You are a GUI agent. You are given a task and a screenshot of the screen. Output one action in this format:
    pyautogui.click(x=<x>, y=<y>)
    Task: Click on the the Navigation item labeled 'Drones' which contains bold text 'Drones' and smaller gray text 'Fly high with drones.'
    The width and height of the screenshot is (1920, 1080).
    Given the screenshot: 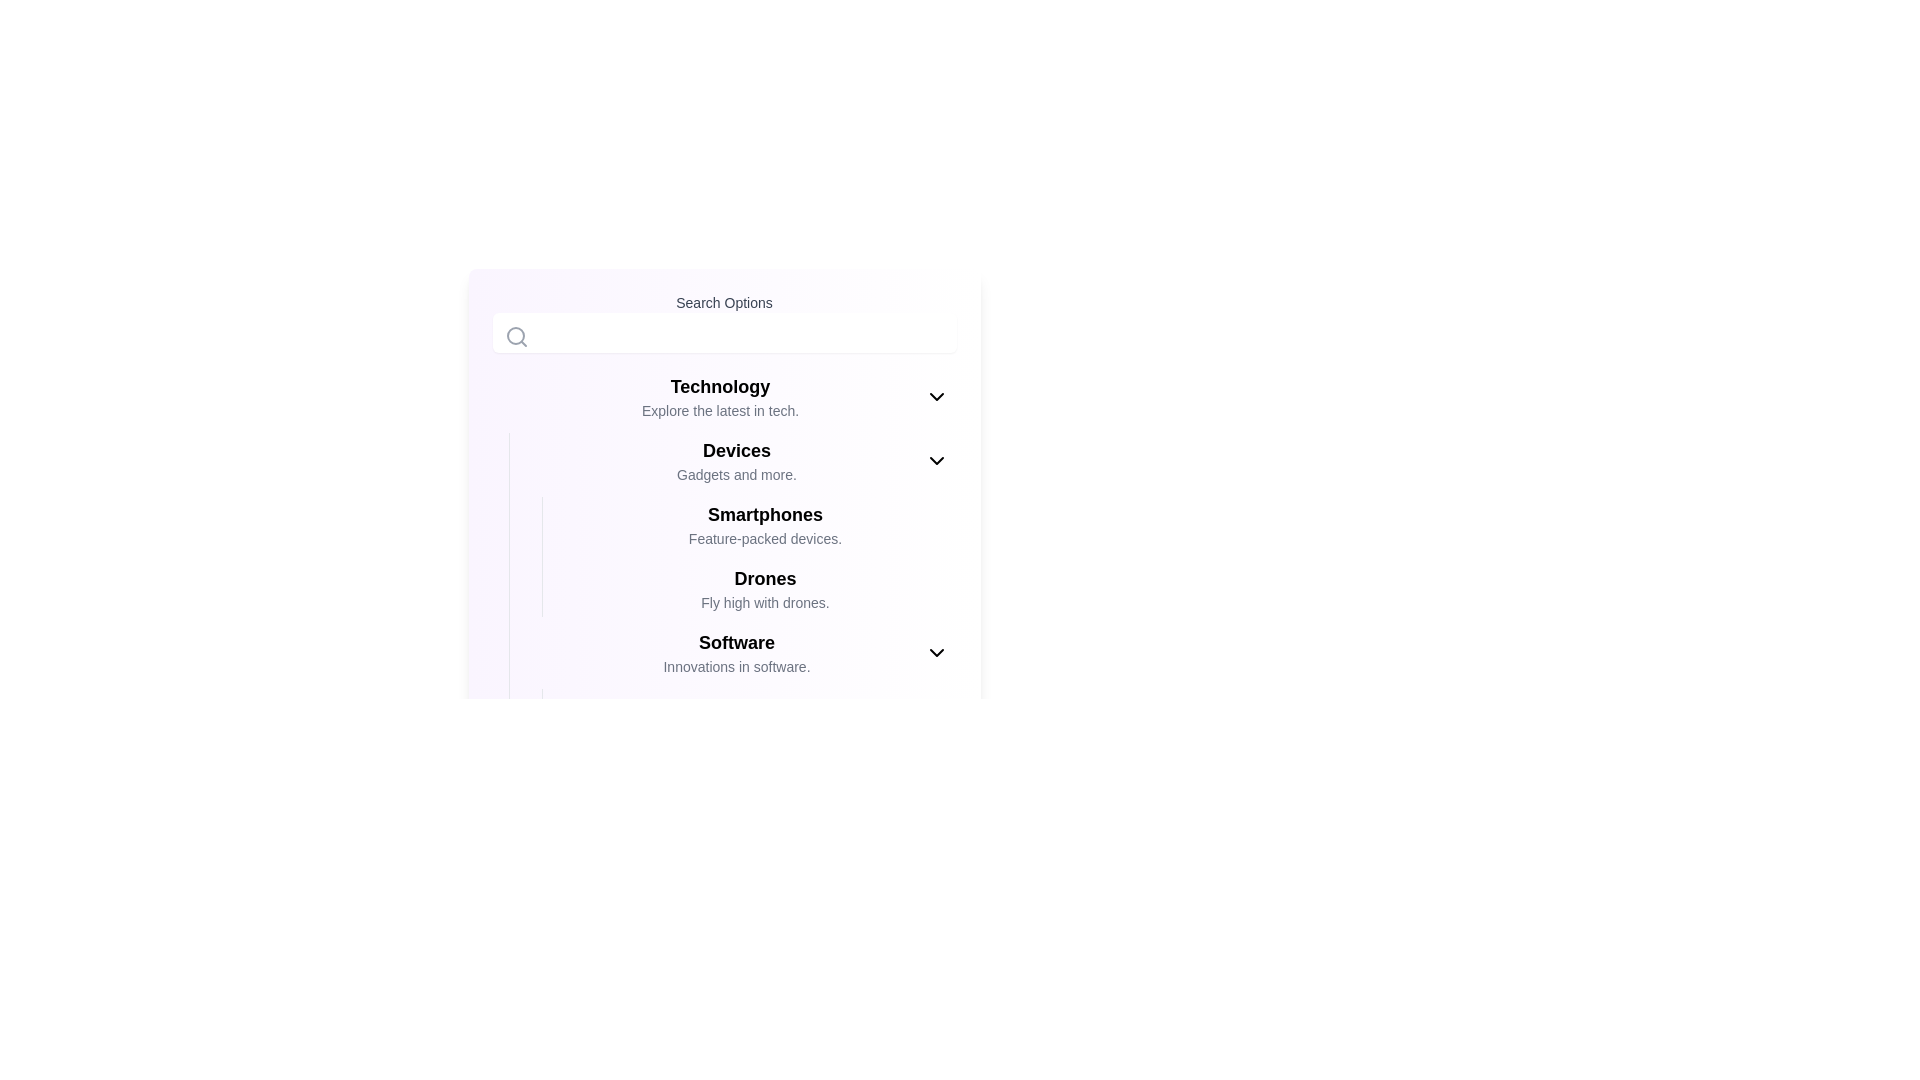 What is the action you would take?
    pyautogui.click(x=756, y=588)
    